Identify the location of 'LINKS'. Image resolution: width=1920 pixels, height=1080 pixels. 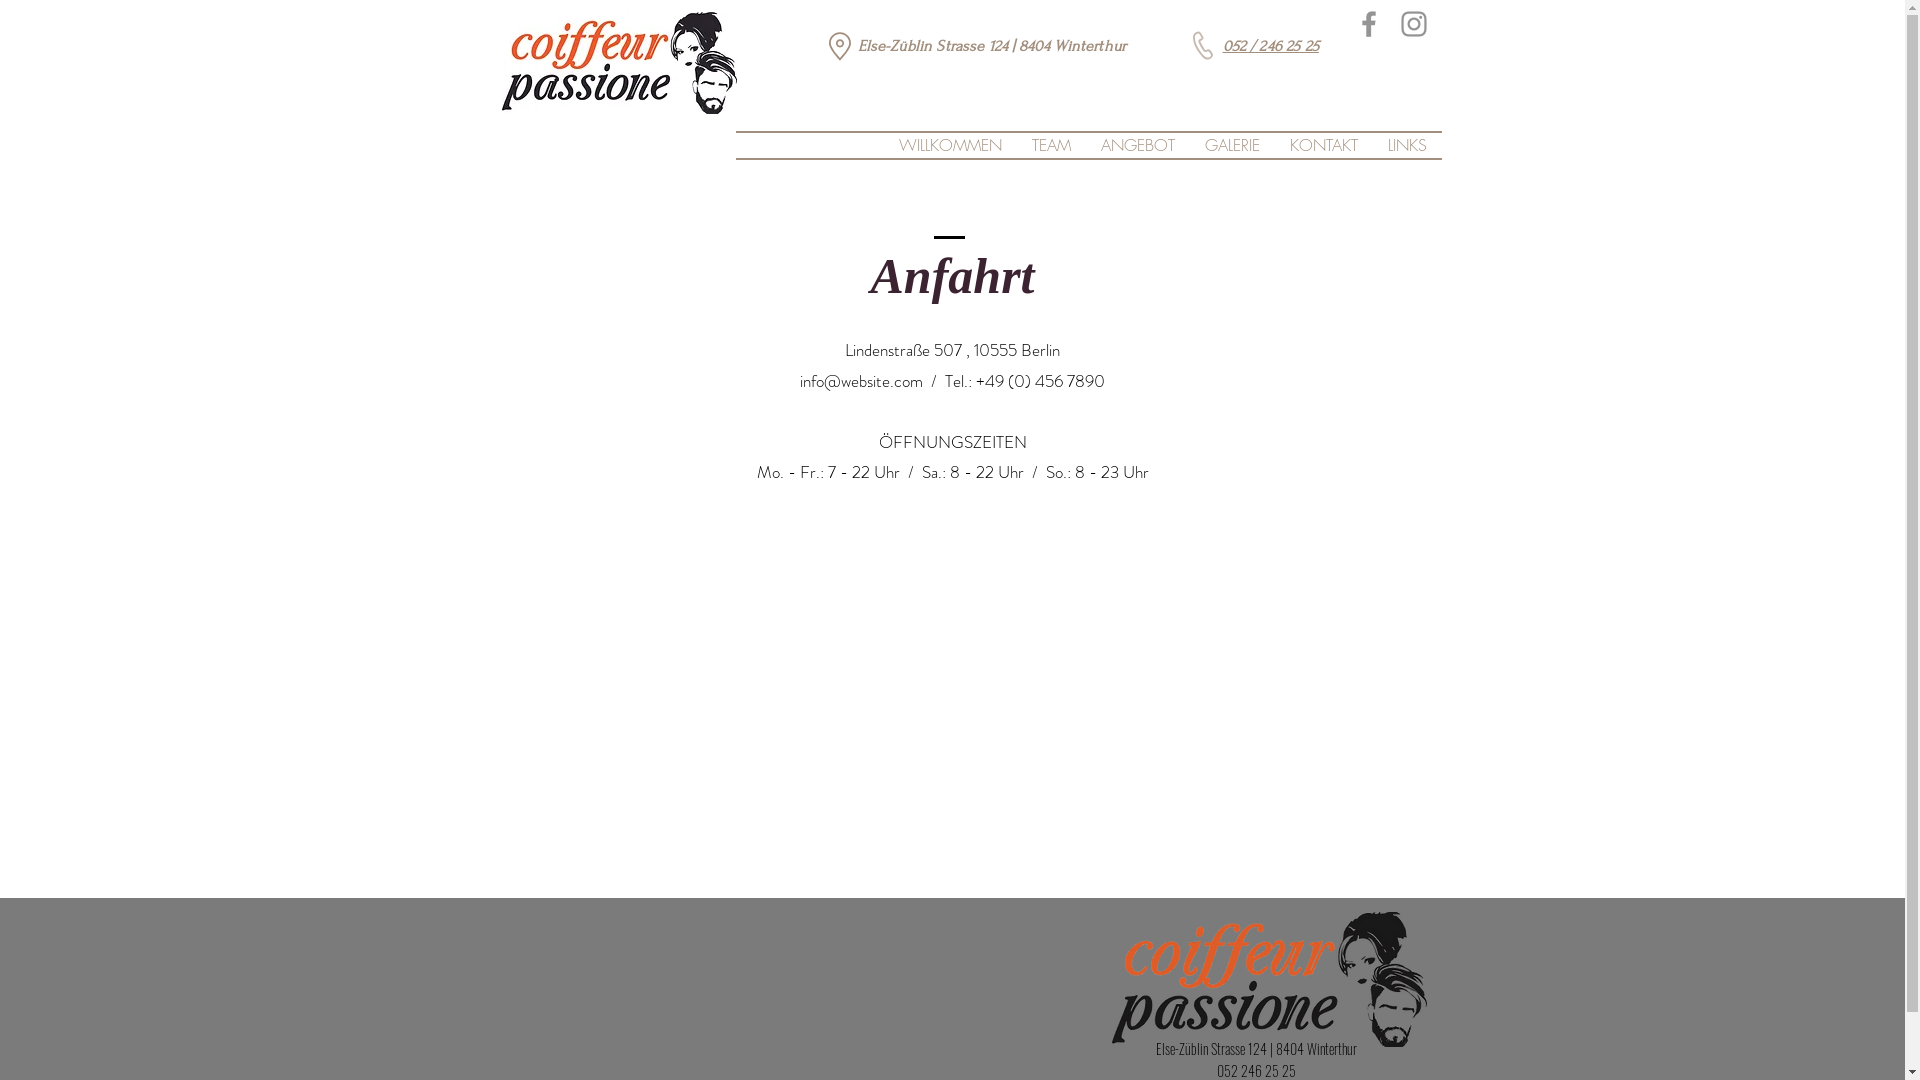
(1405, 144).